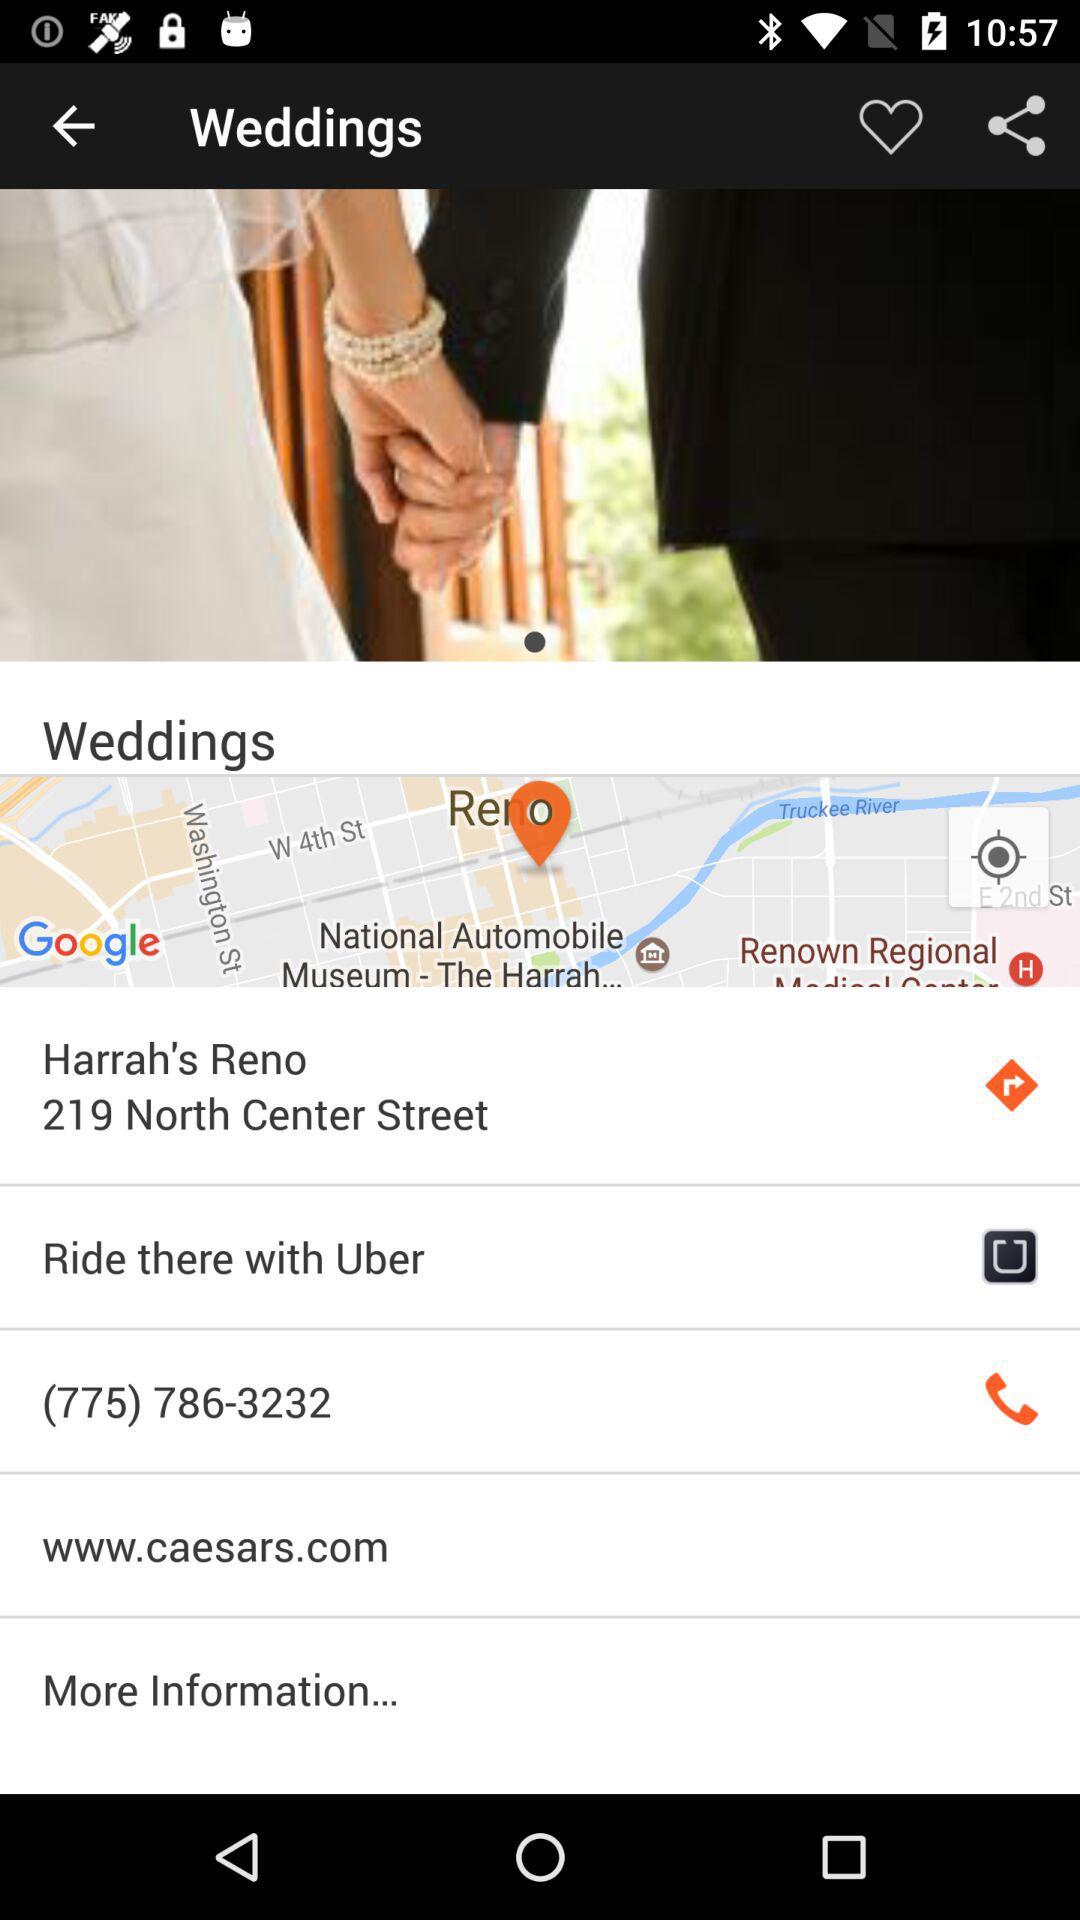 The width and height of the screenshot is (1080, 1920). Describe the element at coordinates (890, 124) in the screenshot. I see `item to the right of the weddings` at that location.